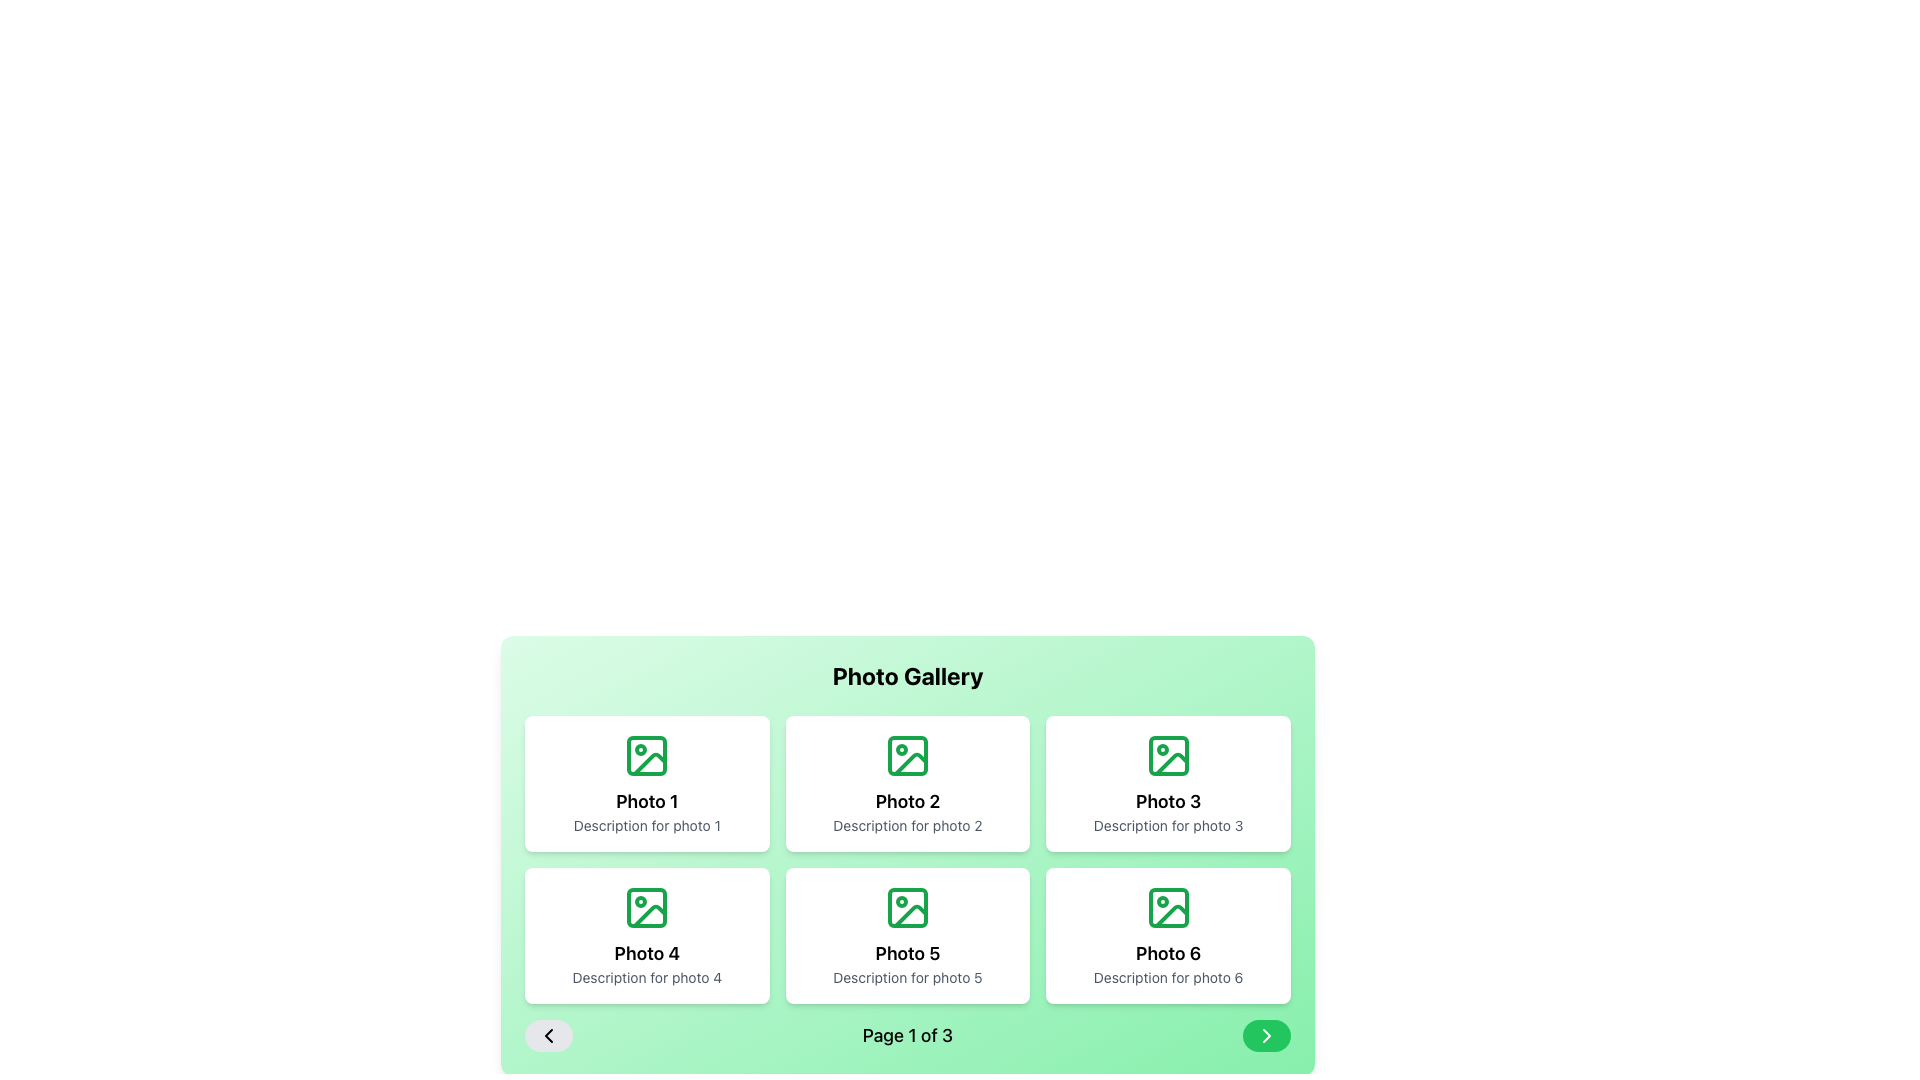 The width and height of the screenshot is (1920, 1080). Describe the element at coordinates (906, 756) in the screenshot. I see `the green rectangular background of the icon representing 'Photo 2' in the photo gallery` at that location.